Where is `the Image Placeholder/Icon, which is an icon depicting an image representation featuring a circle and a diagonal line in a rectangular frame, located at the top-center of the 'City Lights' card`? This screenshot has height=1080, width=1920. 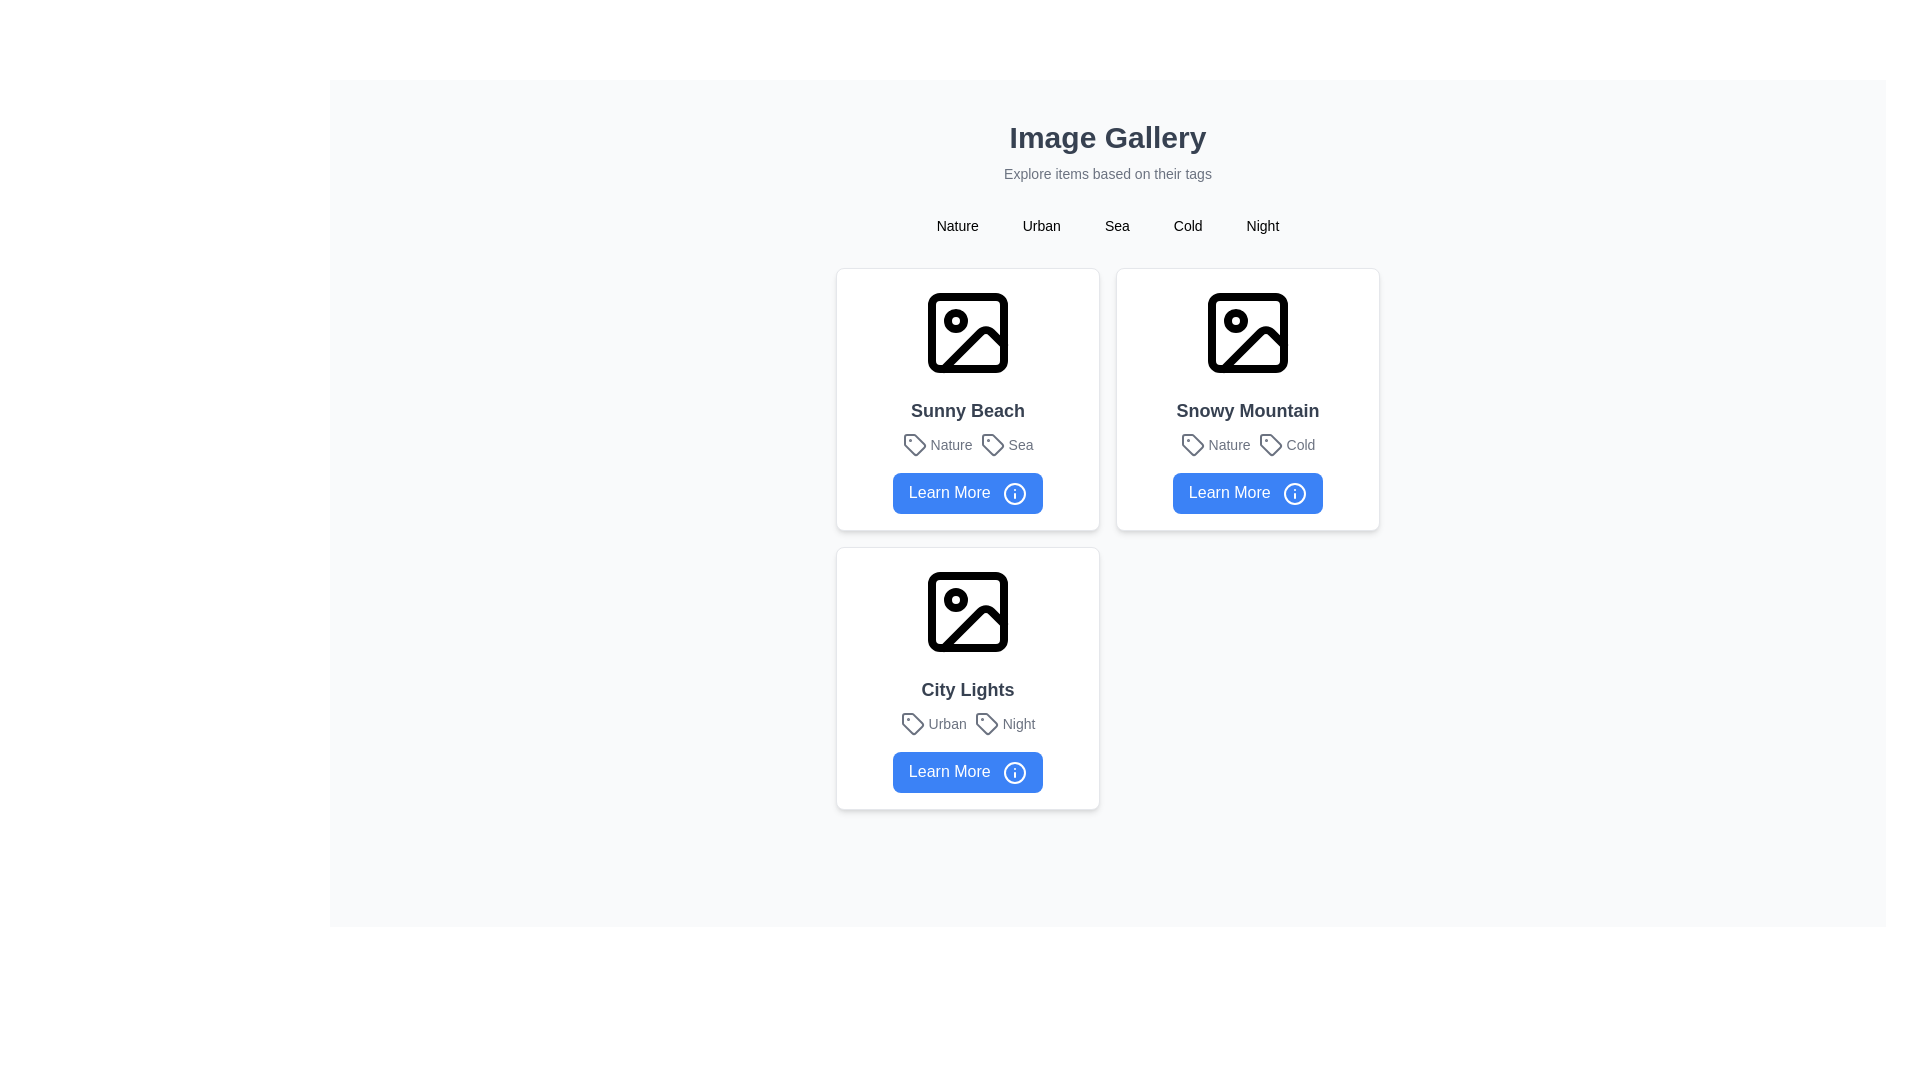 the Image Placeholder/Icon, which is an icon depicting an image representation featuring a circle and a diagonal line in a rectangular frame, located at the top-center of the 'City Lights' card is located at coordinates (968, 609).